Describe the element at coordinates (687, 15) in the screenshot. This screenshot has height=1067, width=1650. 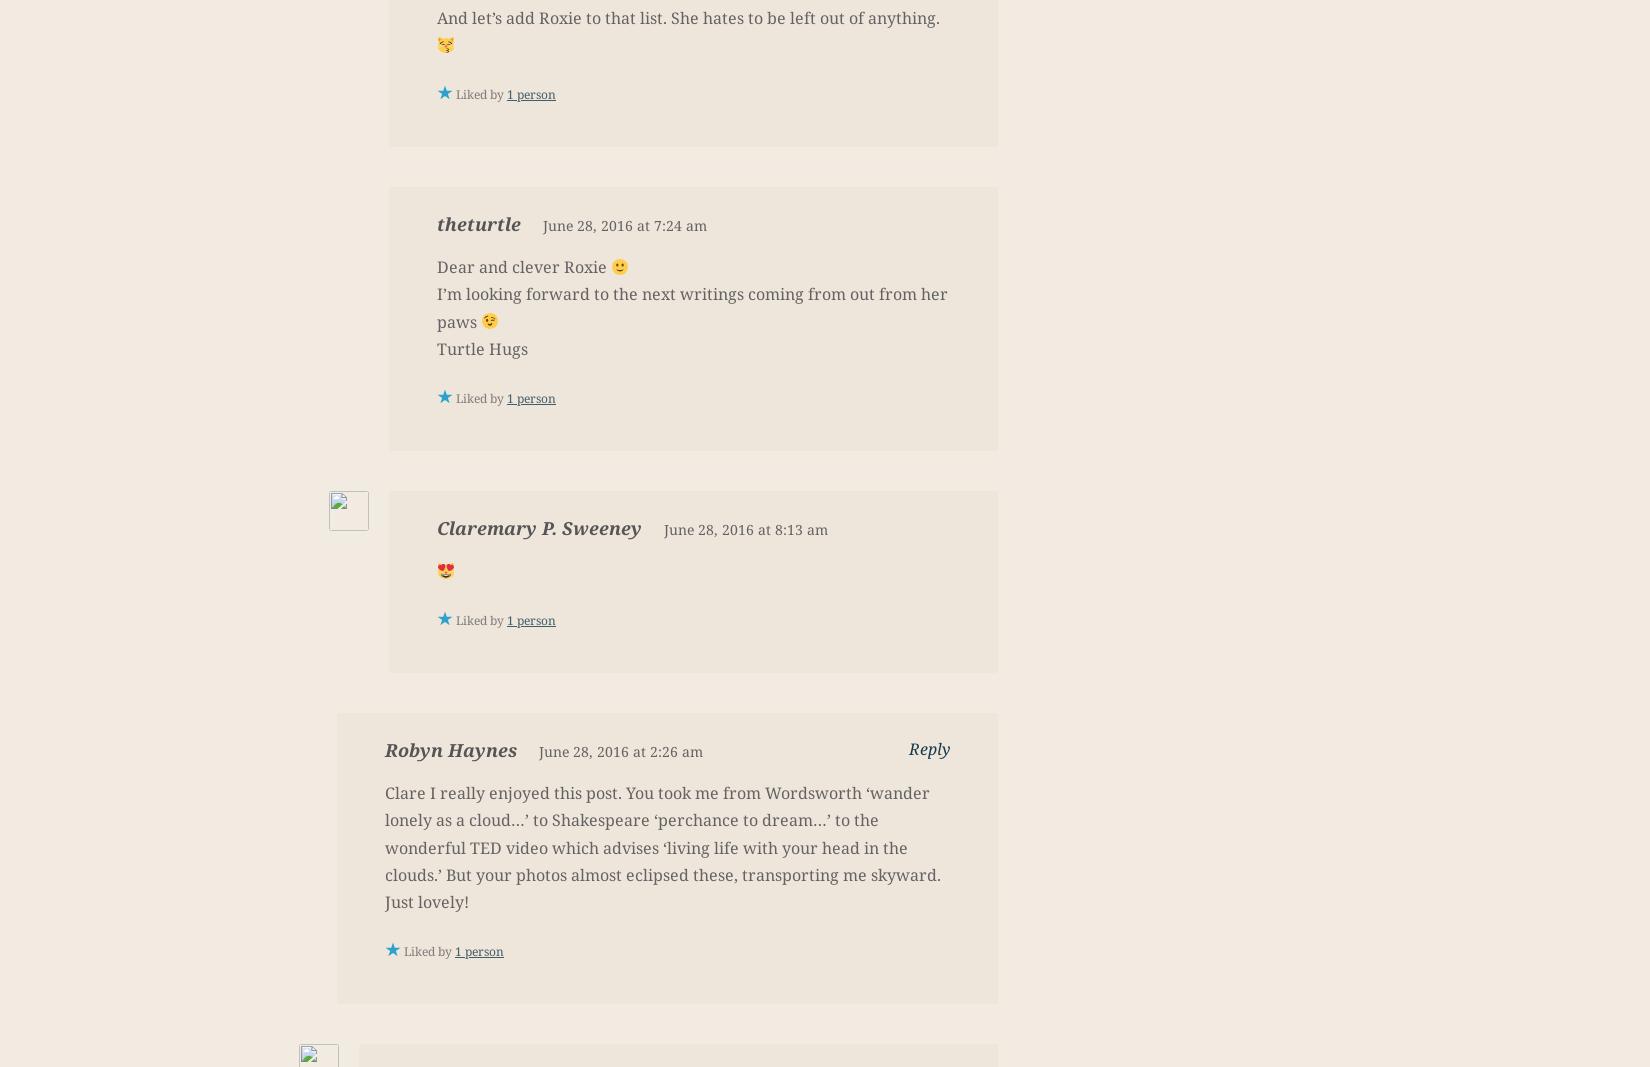
I see `'And let’s add Roxie to that list. She hates to be left out of anything.'` at that location.